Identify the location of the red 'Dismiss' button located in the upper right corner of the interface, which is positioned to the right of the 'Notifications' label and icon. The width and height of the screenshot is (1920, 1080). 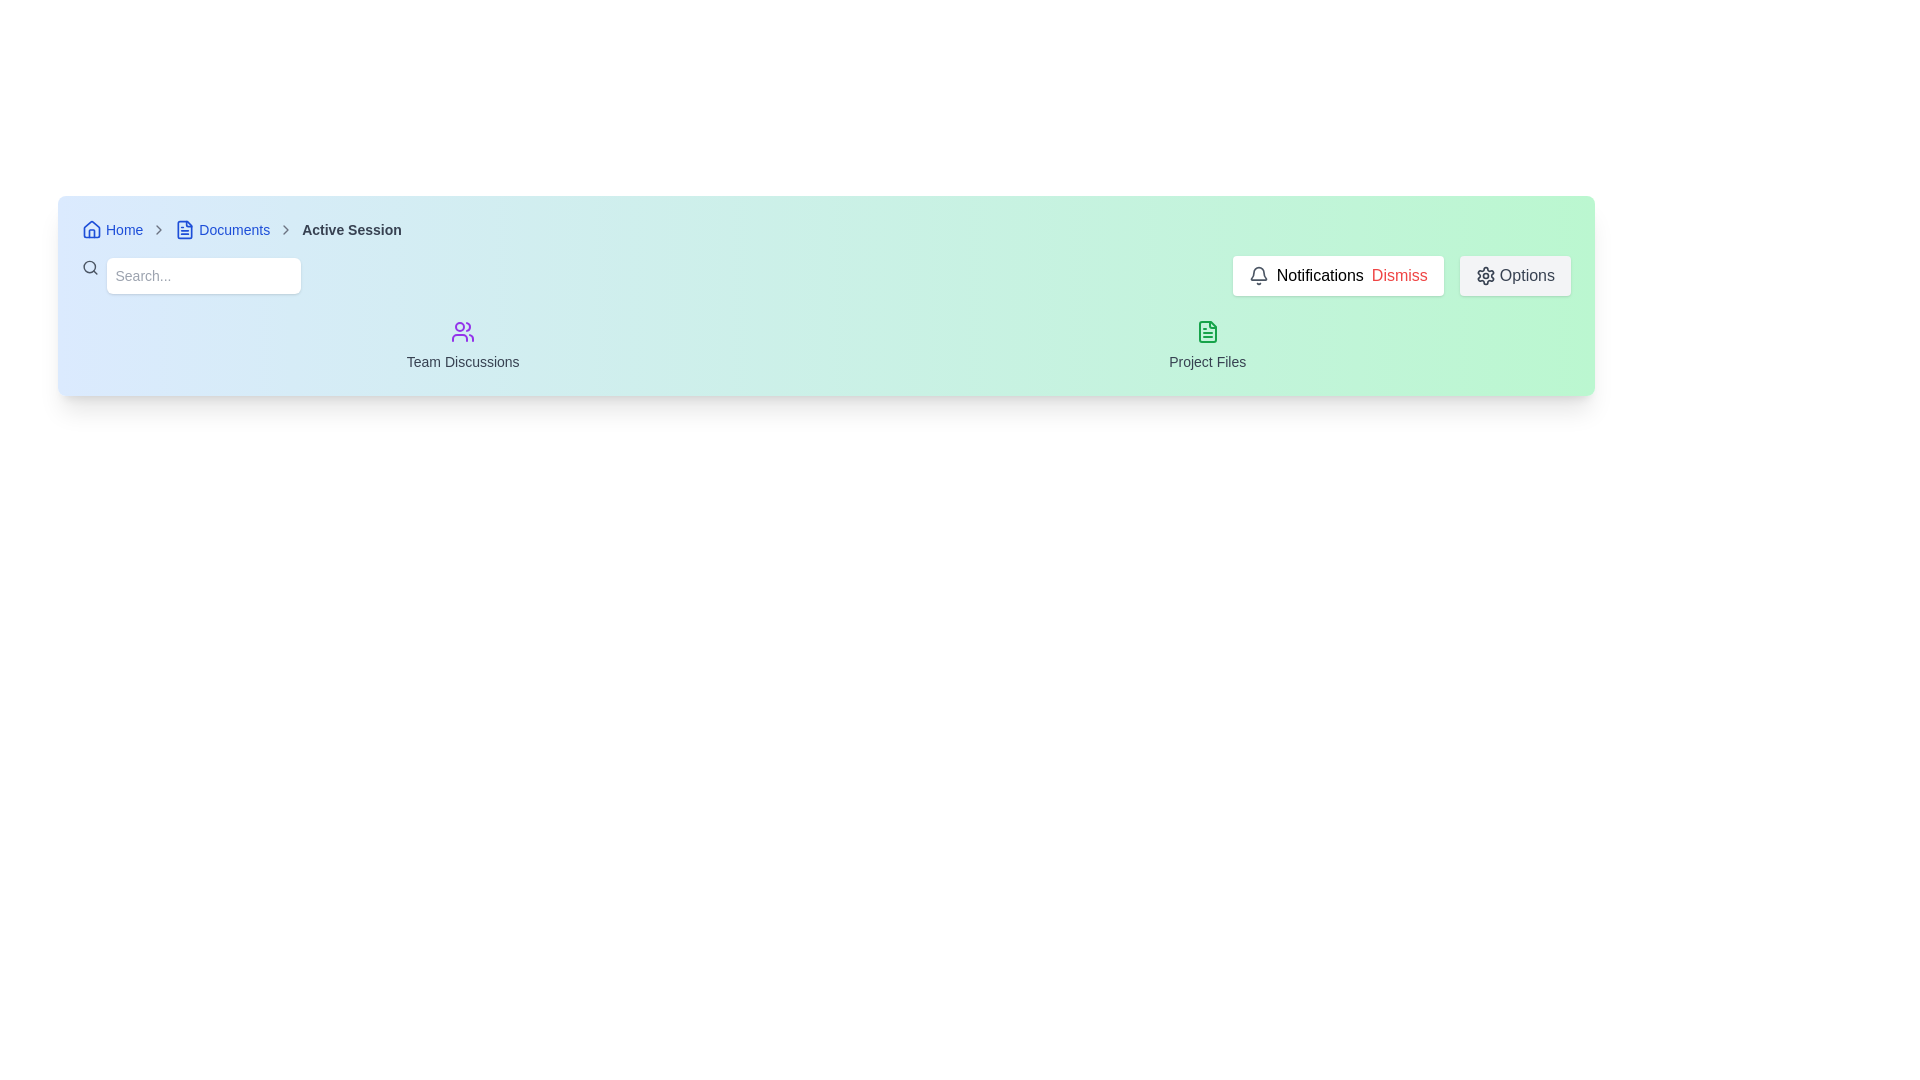
(1398, 276).